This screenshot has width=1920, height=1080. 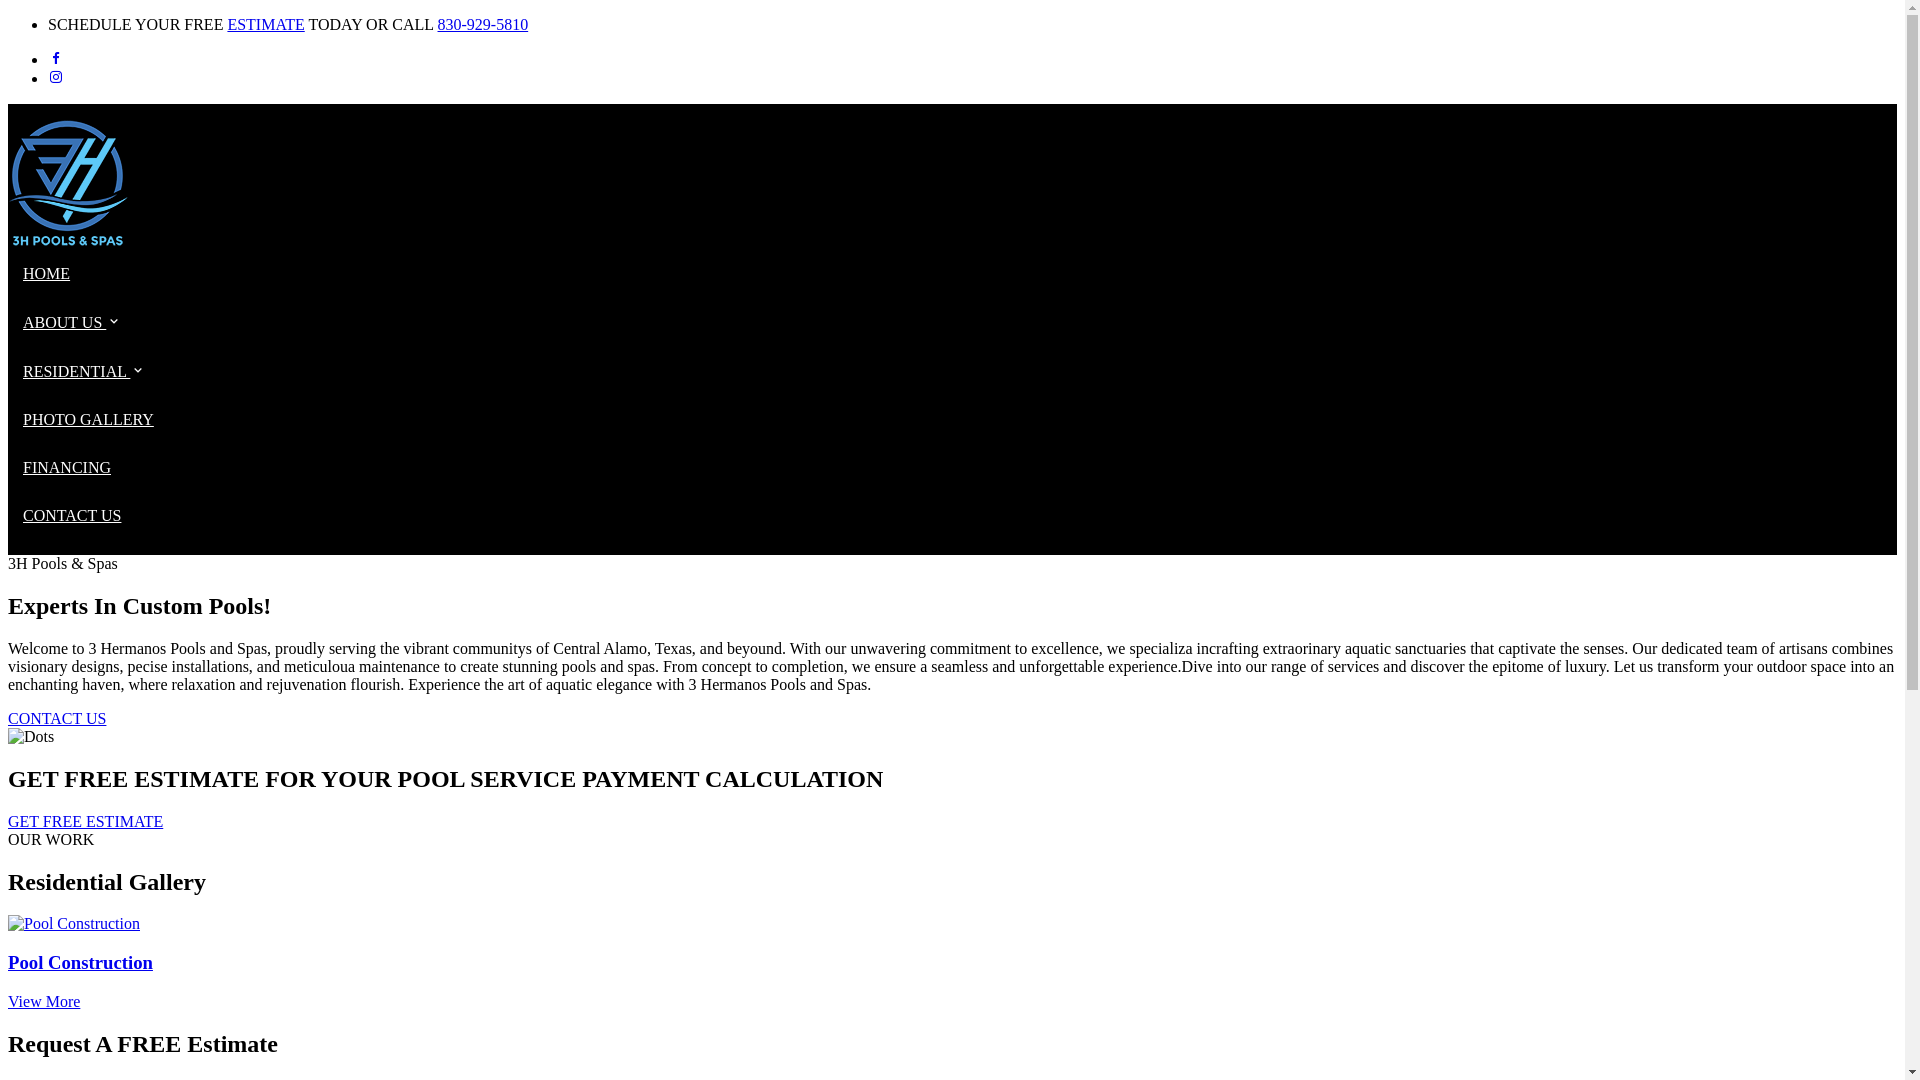 What do you see at coordinates (87, 418) in the screenshot?
I see `'PHOTO GALLERY'` at bounding box center [87, 418].